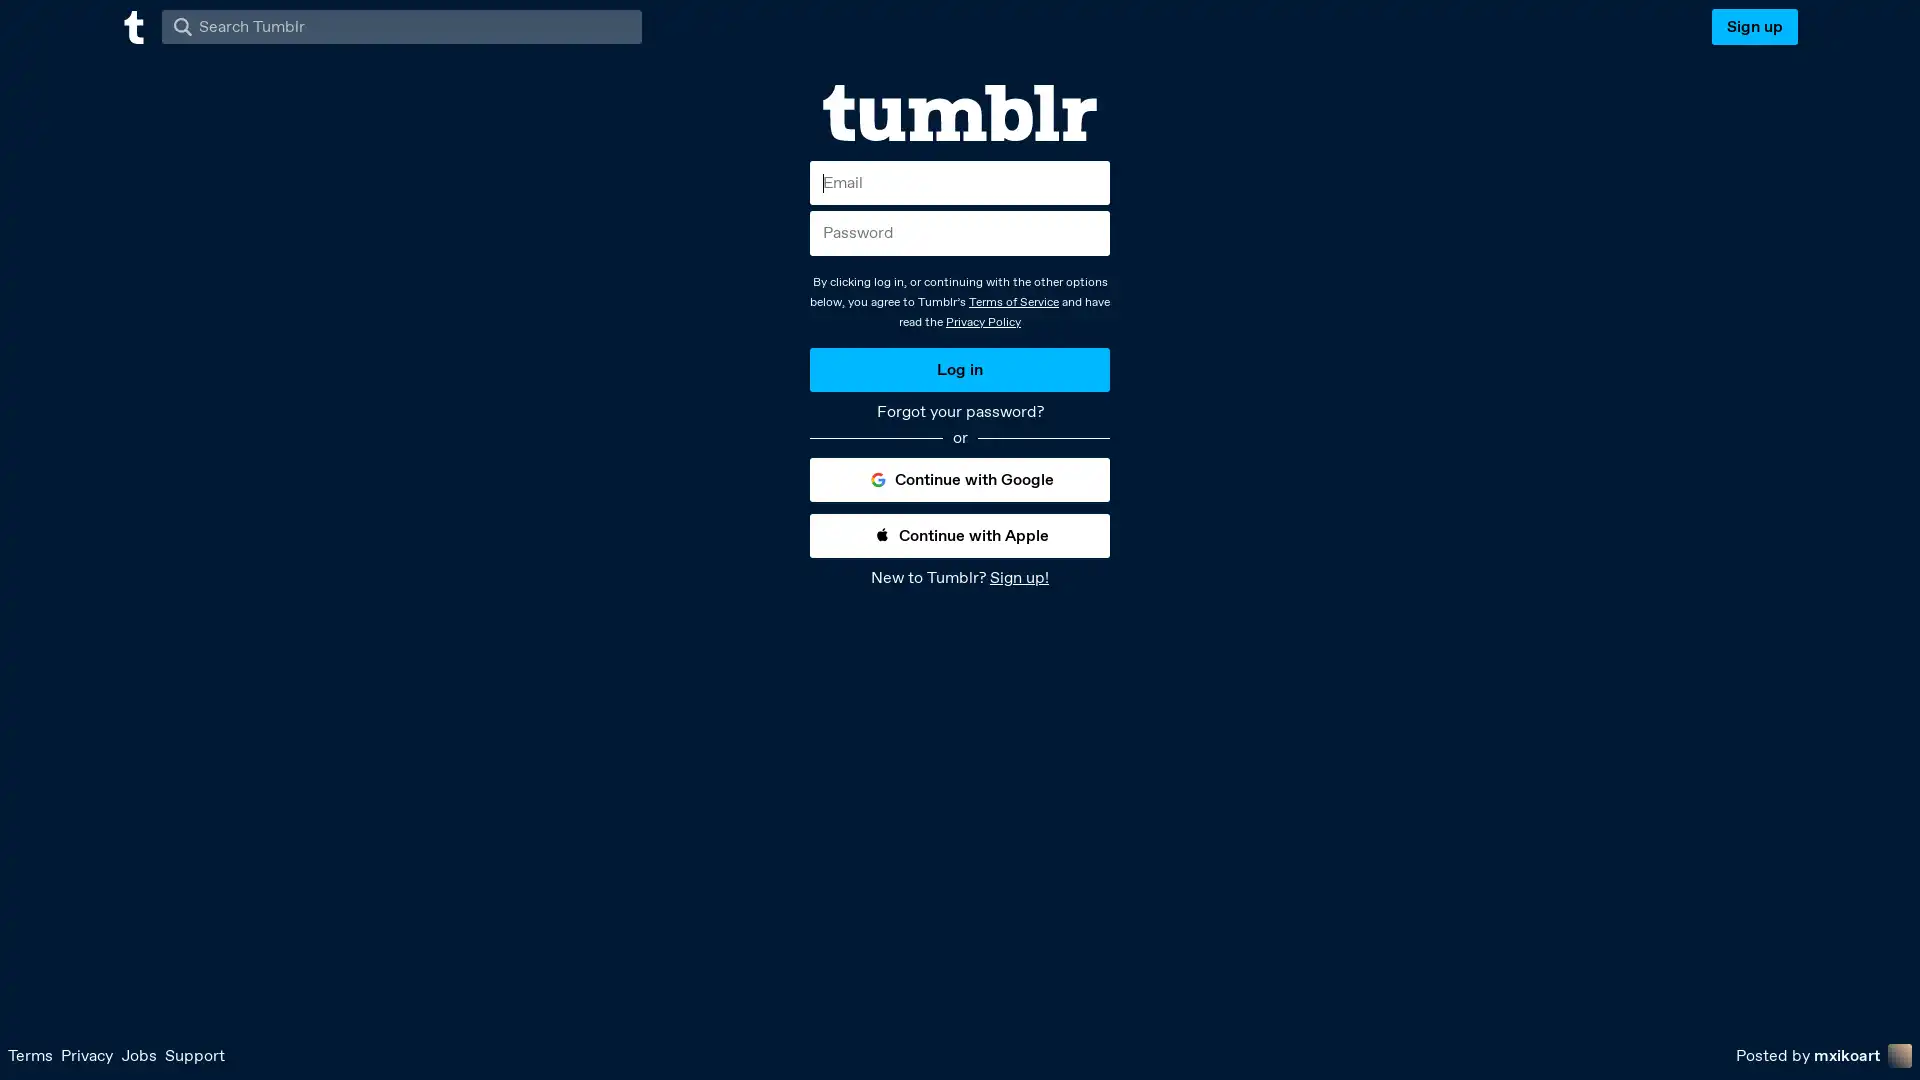 The height and width of the screenshot is (1080, 1920). What do you see at coordinates (960, 369) in the screenshot?
I see `Log in` at bounding box center [960, 369].